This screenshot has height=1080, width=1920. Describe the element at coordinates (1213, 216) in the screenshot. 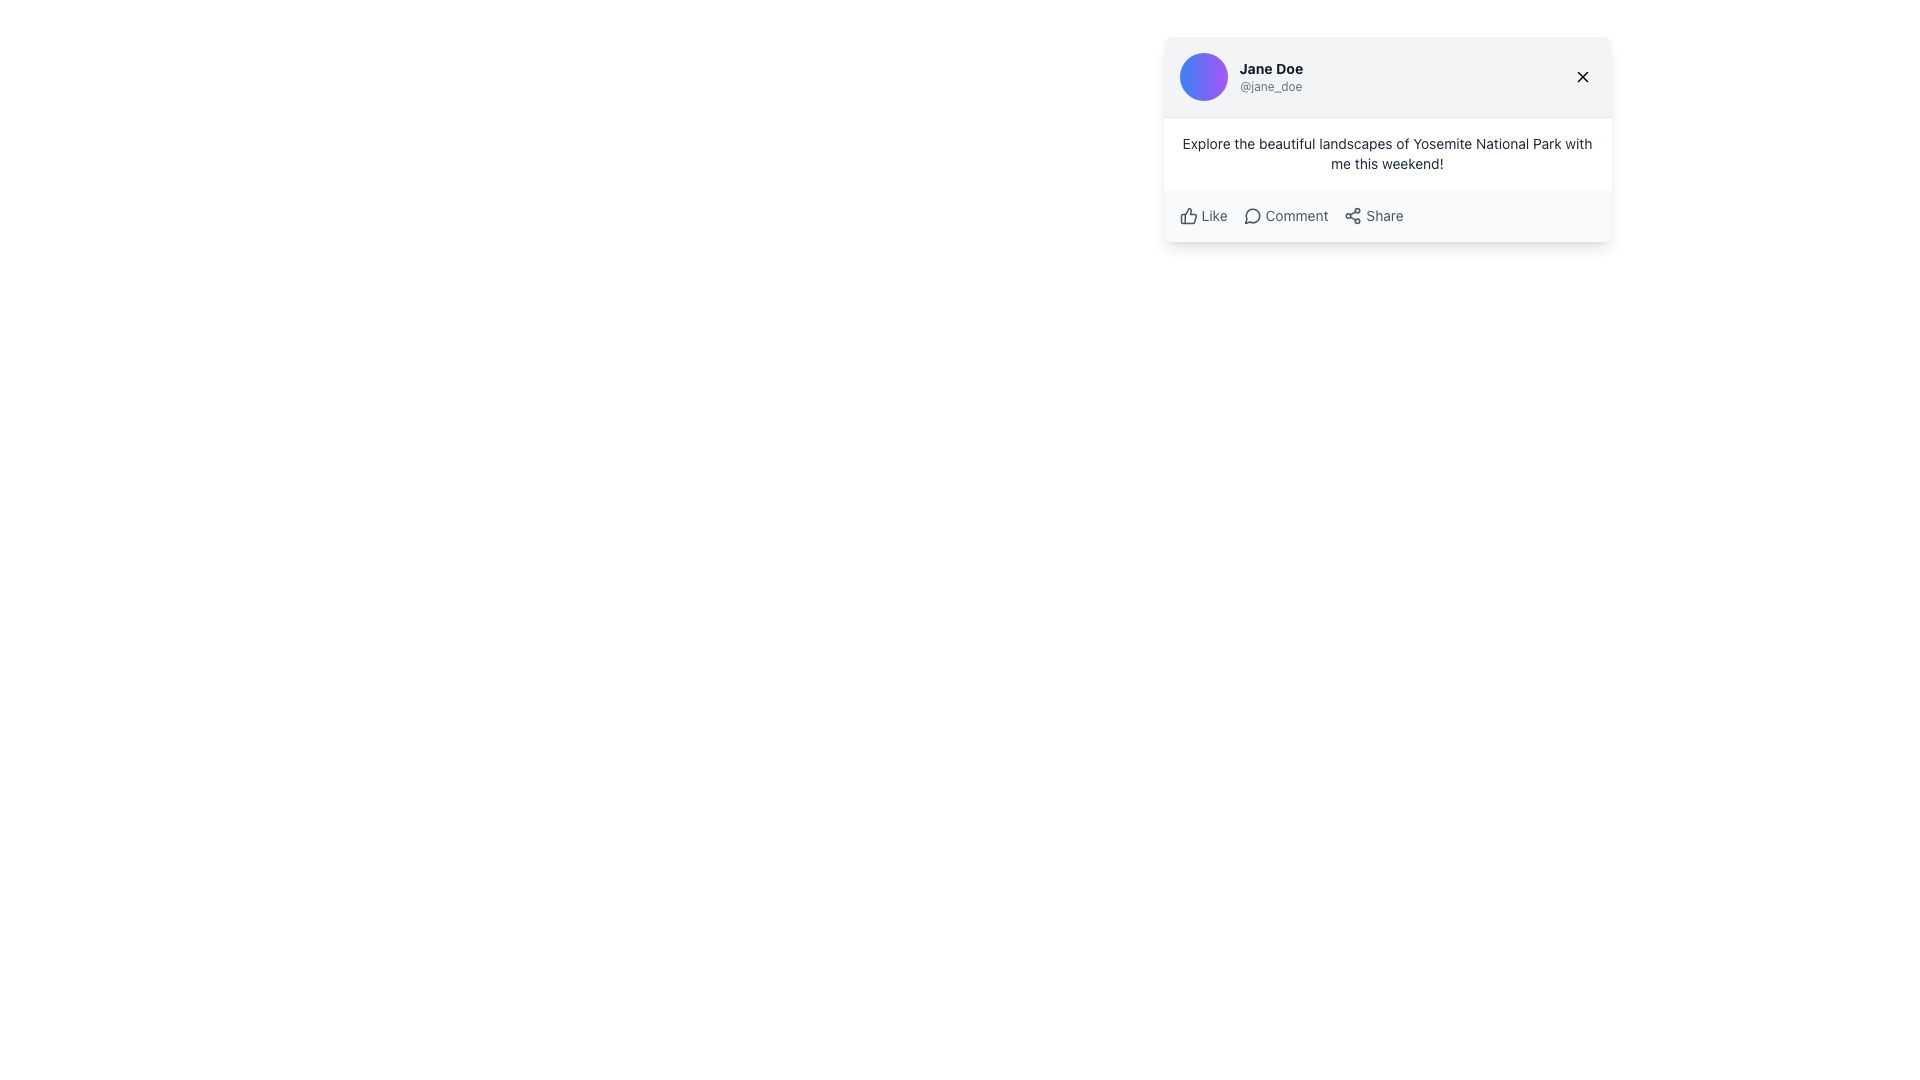

I see `the Text Label that indicates the thumbs-up icon, which provides a textual representation for liking a post` at that location.